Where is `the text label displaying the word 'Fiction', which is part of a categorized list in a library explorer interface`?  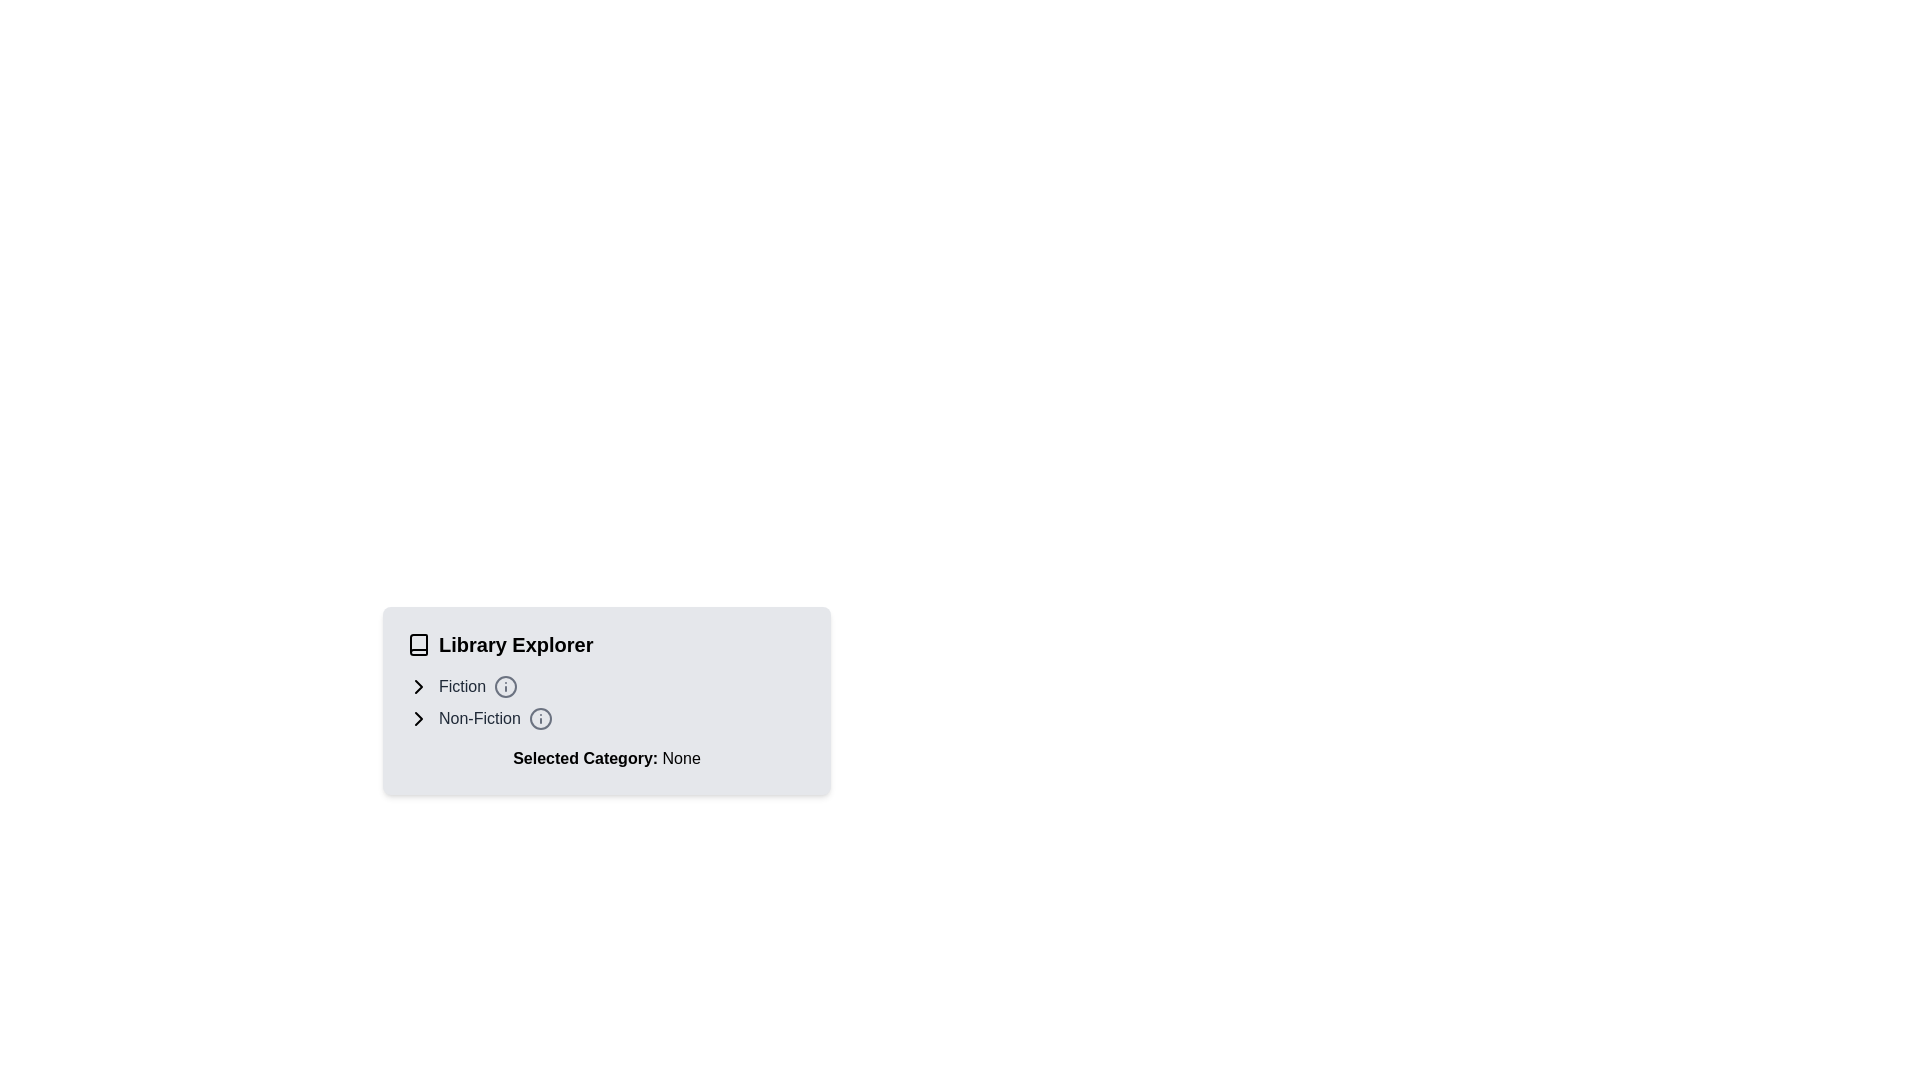 the text label displaying the word 'Fiction', which is part of a categorized list in a library explorer interface is located at coordinates (461, 685).